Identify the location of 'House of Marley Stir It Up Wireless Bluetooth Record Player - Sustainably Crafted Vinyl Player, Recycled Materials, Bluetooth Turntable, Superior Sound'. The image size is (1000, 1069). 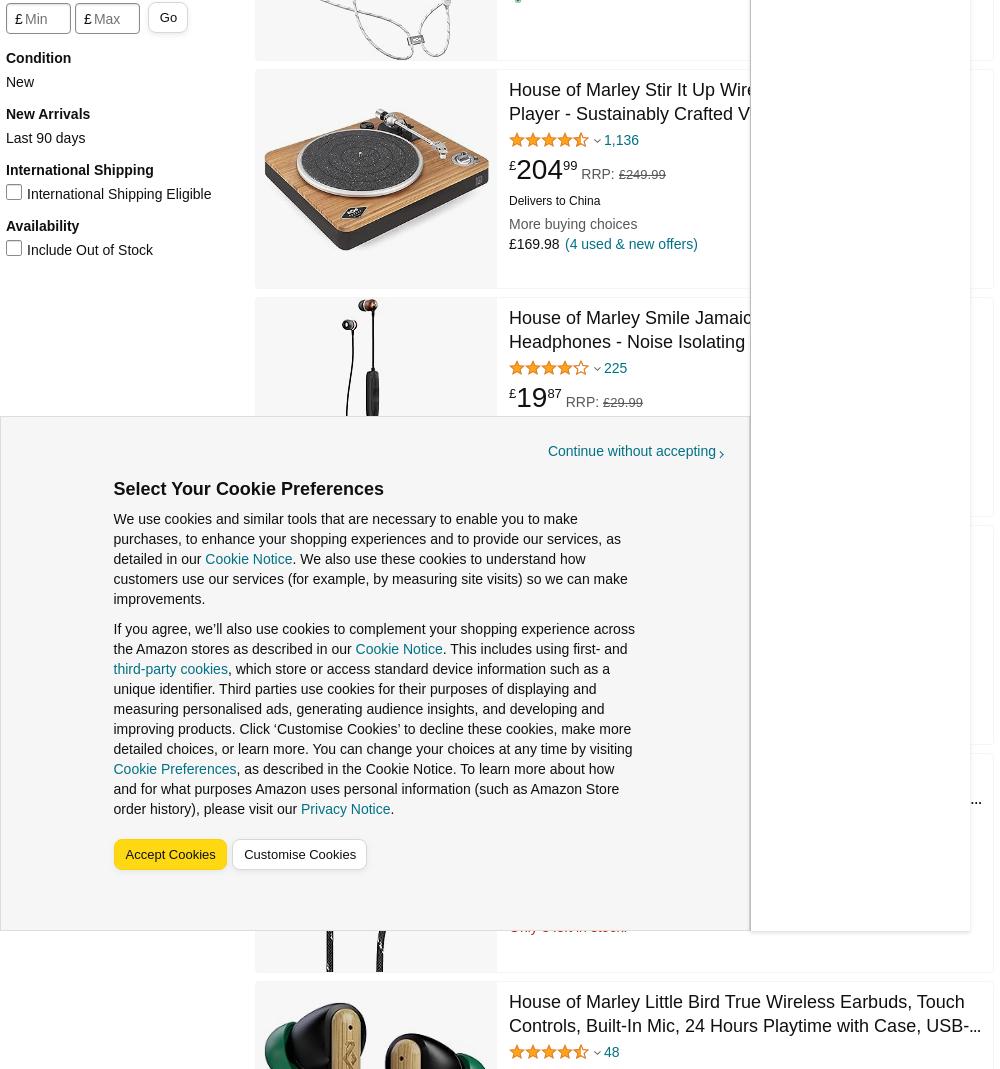
(720, 113).